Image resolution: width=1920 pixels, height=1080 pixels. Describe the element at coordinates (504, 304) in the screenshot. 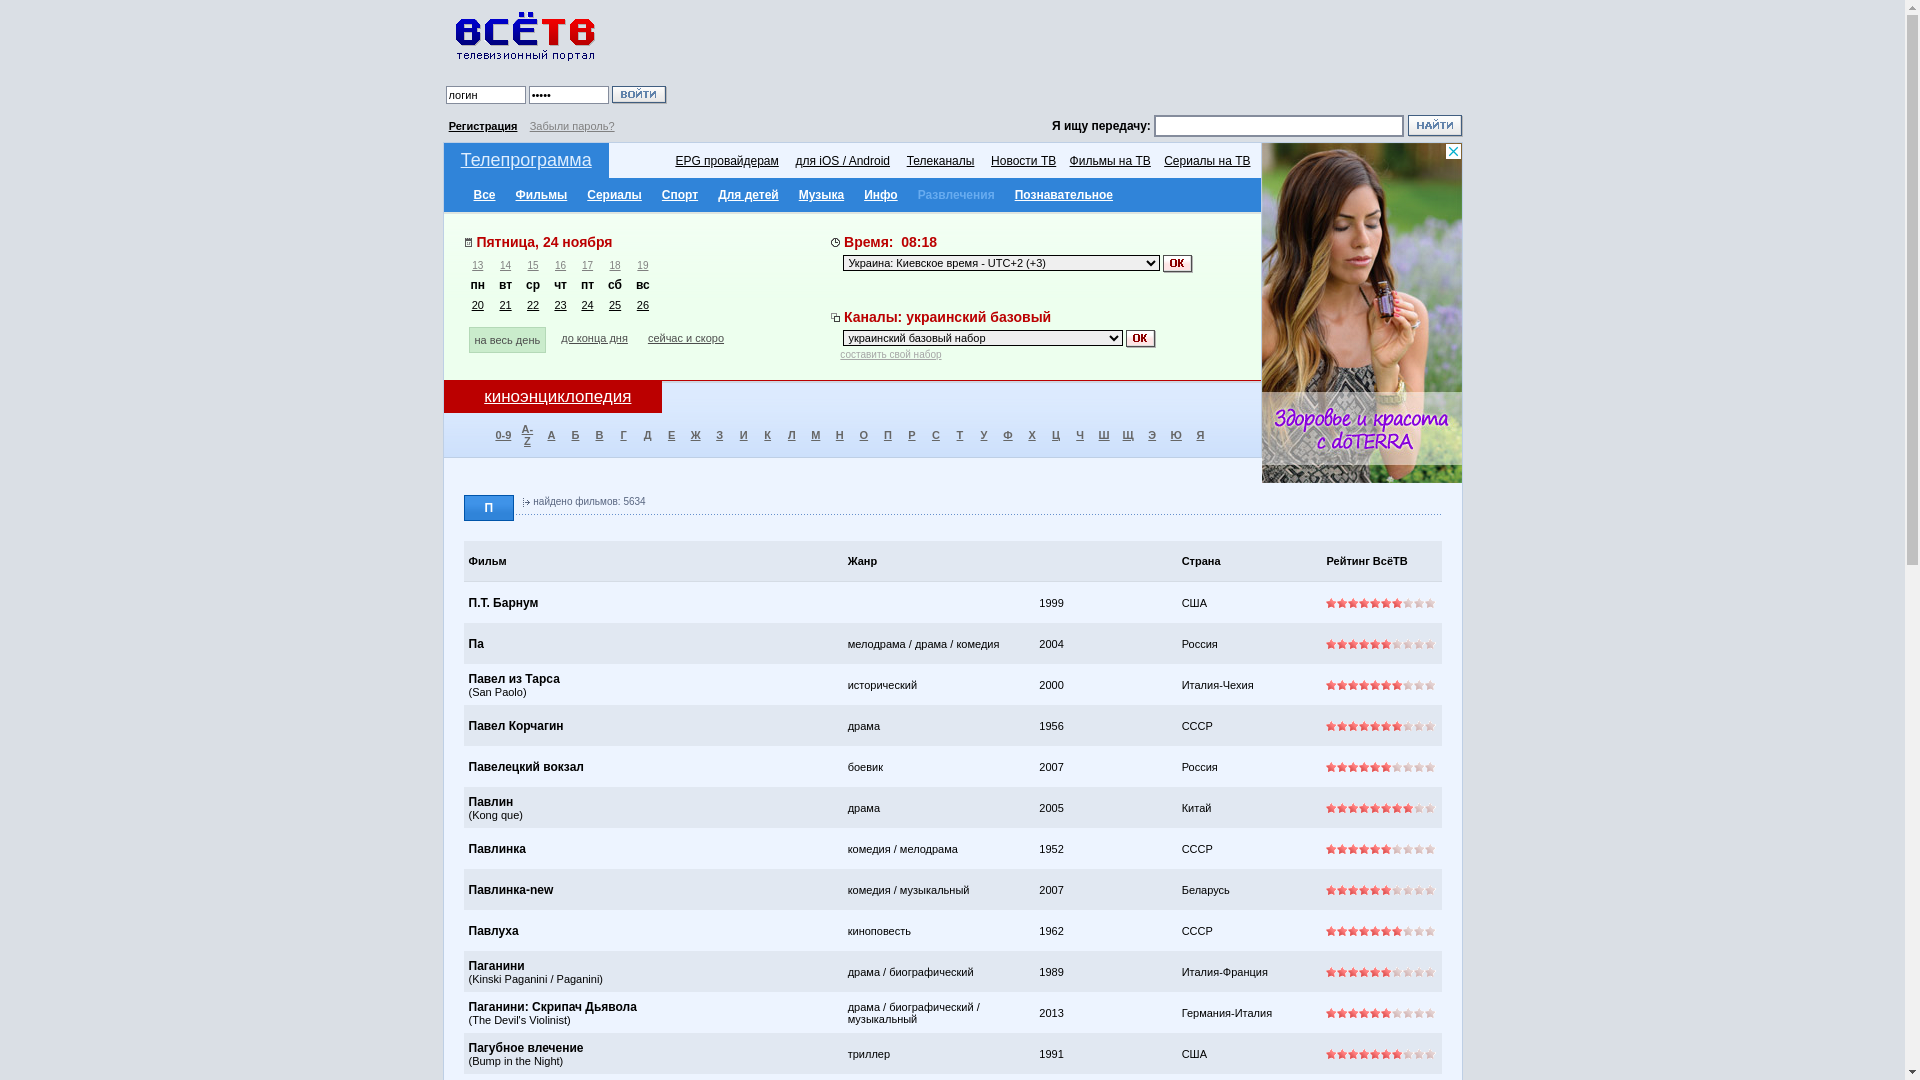

I see `'21'` at that location.